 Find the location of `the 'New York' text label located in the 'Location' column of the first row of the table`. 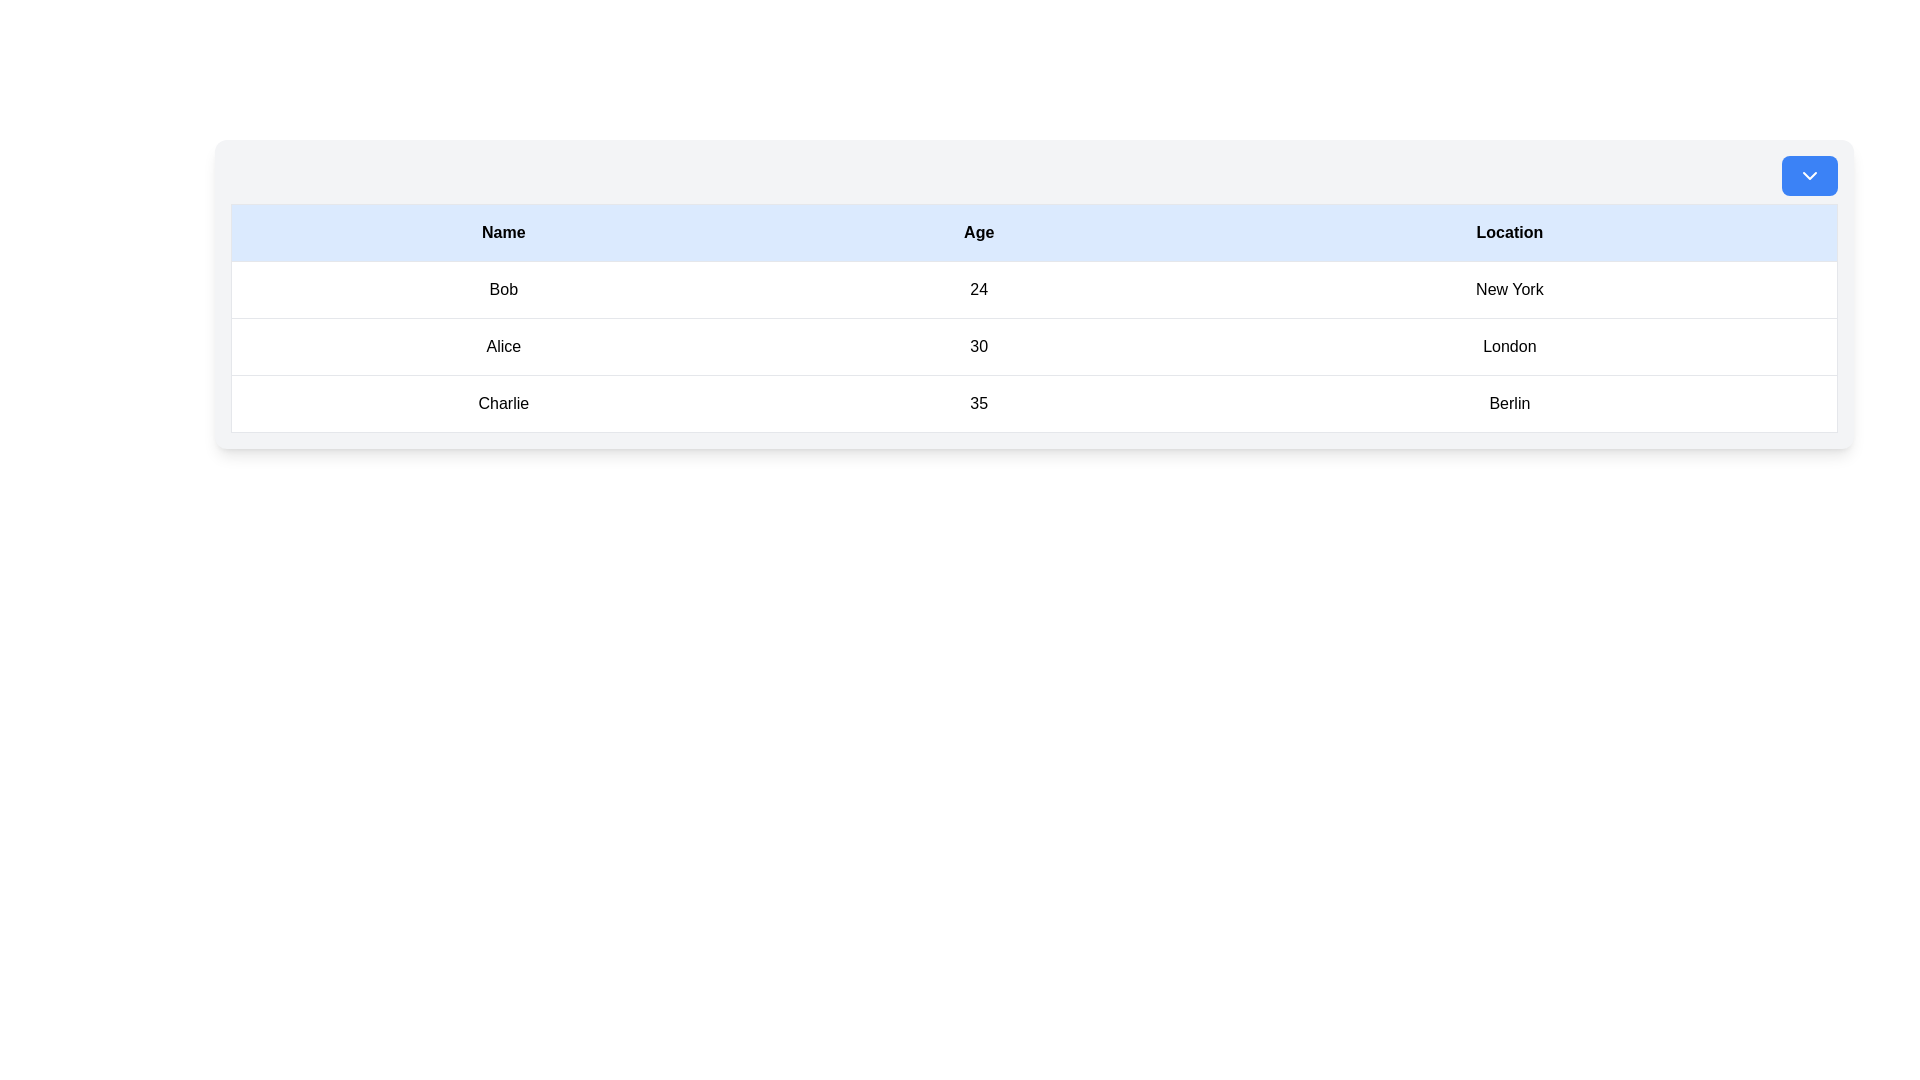

the 'New York' text label located in the 'Location' column of the first row of the table is located at coordinates (1510, 289).